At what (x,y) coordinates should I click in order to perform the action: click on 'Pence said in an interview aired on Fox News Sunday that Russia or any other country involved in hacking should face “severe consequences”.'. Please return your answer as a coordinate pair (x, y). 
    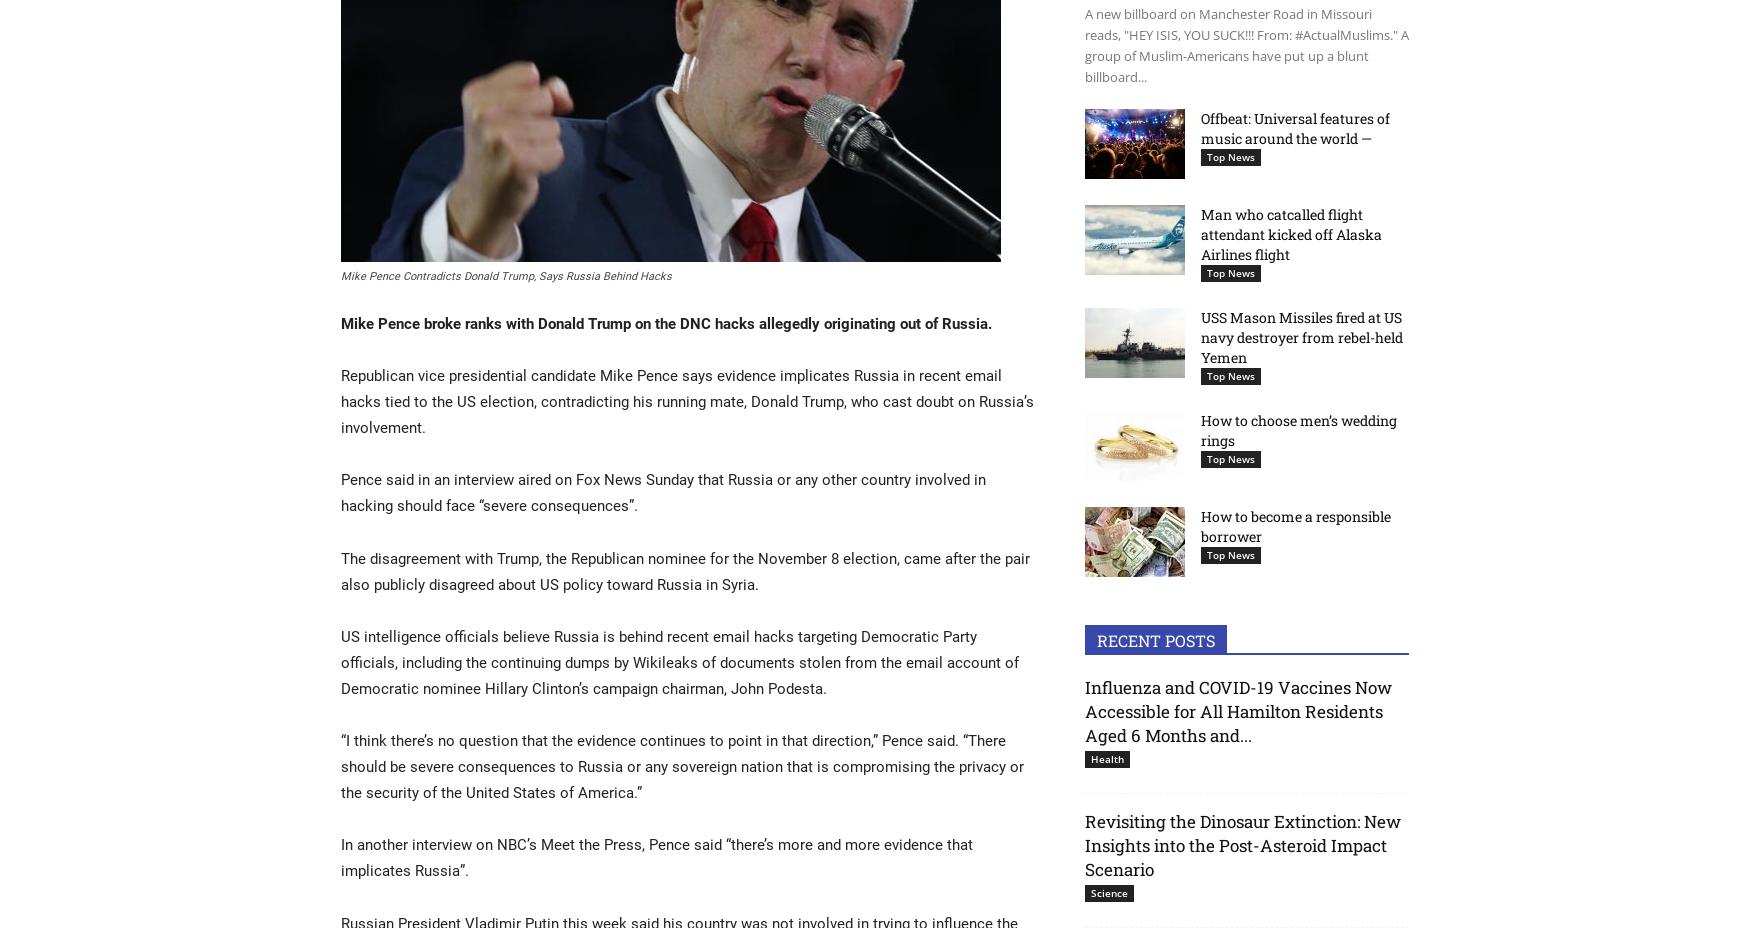
    Looking at the image, I should click on (341, 491).